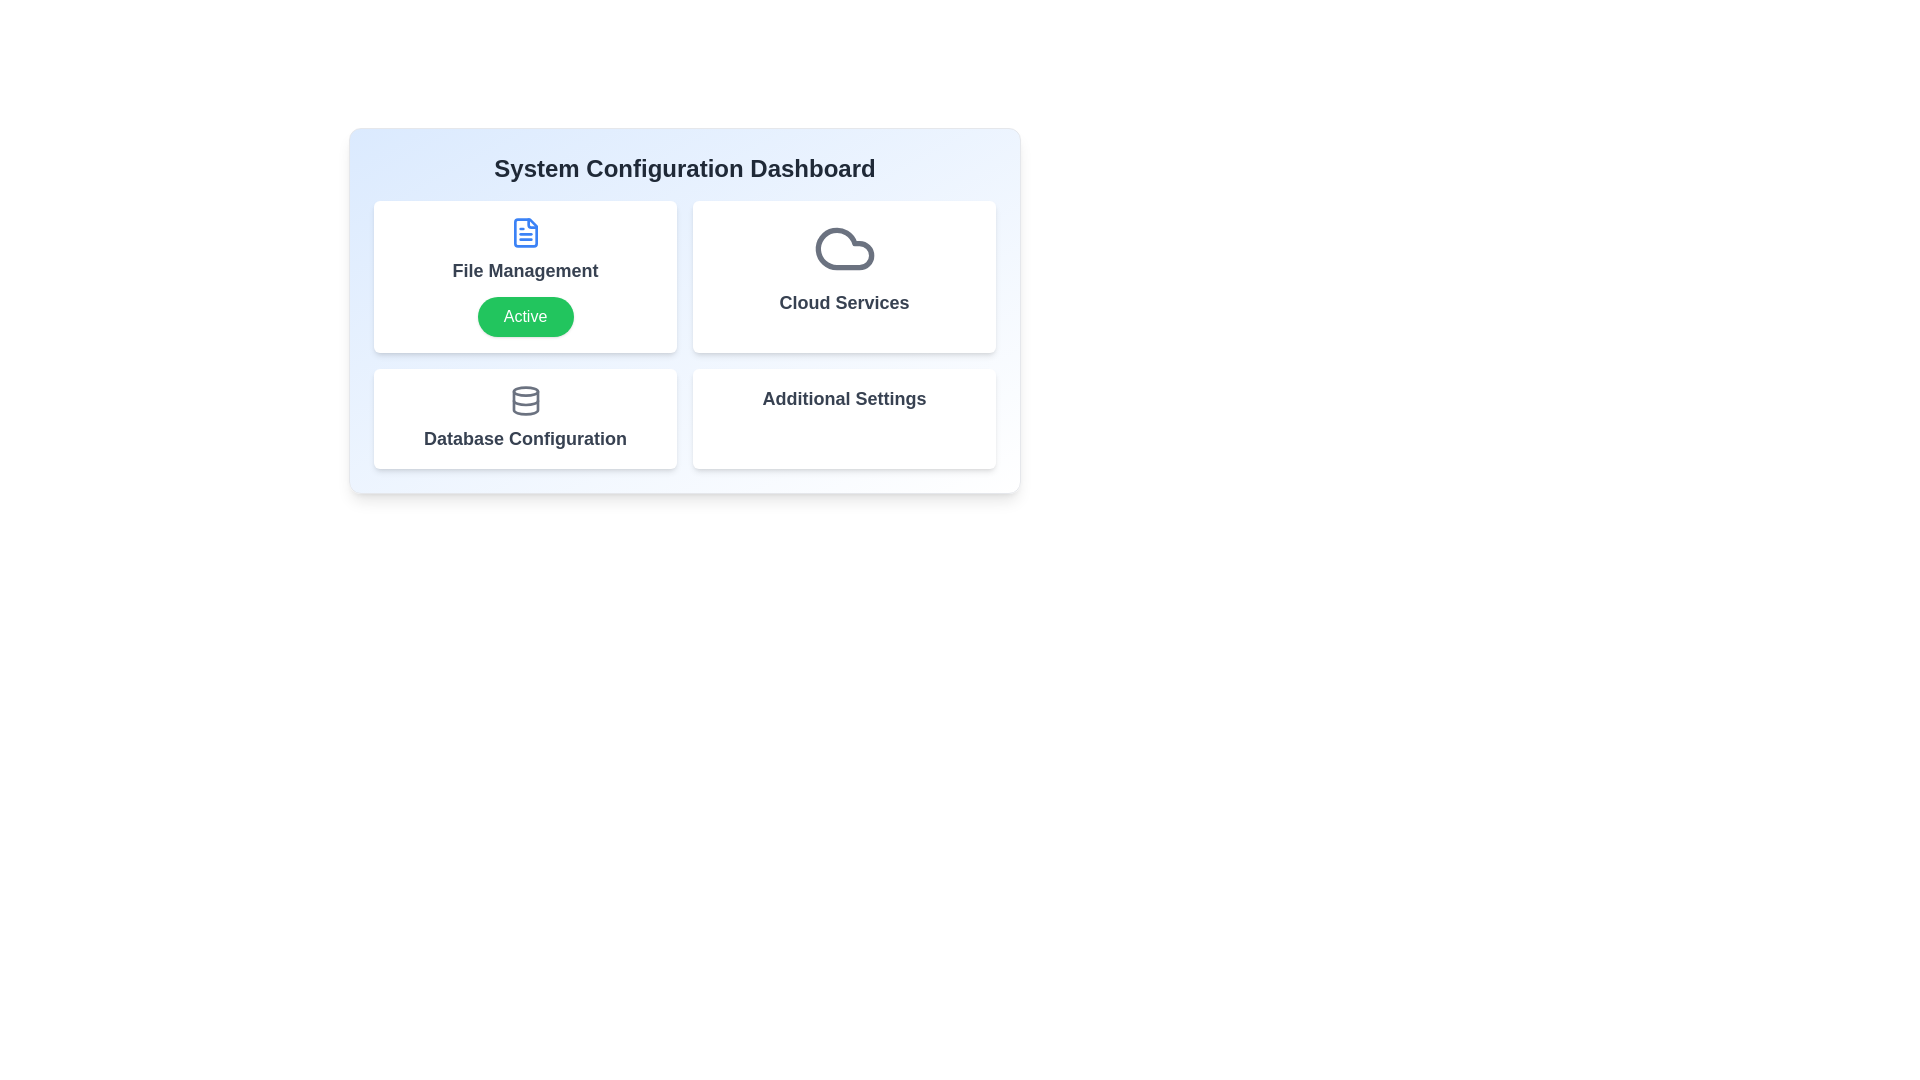 The width and height of the screenshot is (1920, 1080). Describe the element at coordinates (844, 398) in the screenshot. I see `the static text label that identifies the 'Additional Settings' section, located in the bottom-right corner of a card within the grid layout` at that location.